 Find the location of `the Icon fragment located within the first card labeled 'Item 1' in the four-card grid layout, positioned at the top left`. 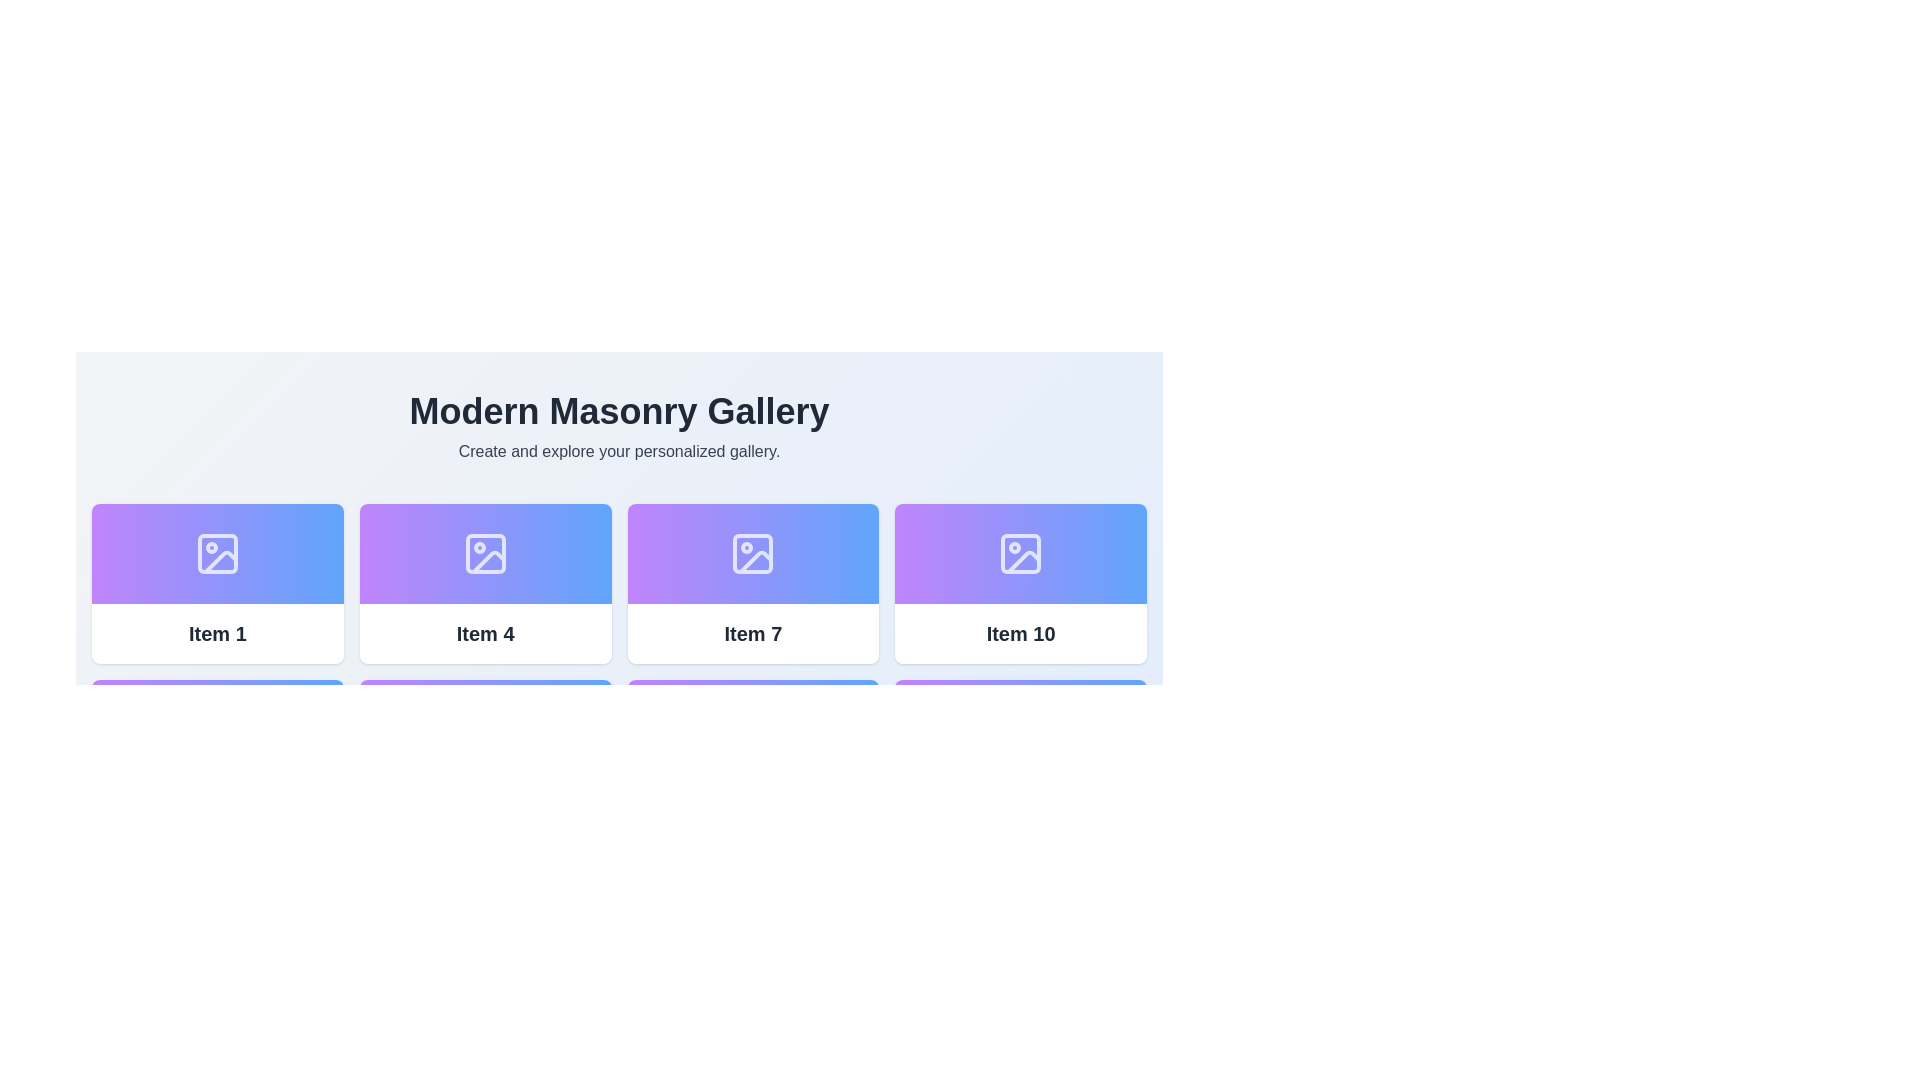

the Icon fragment located within the first card labeled 'Item 1' in the four-card grid layout, positioned at the top left is located at coordinates (220, 562).